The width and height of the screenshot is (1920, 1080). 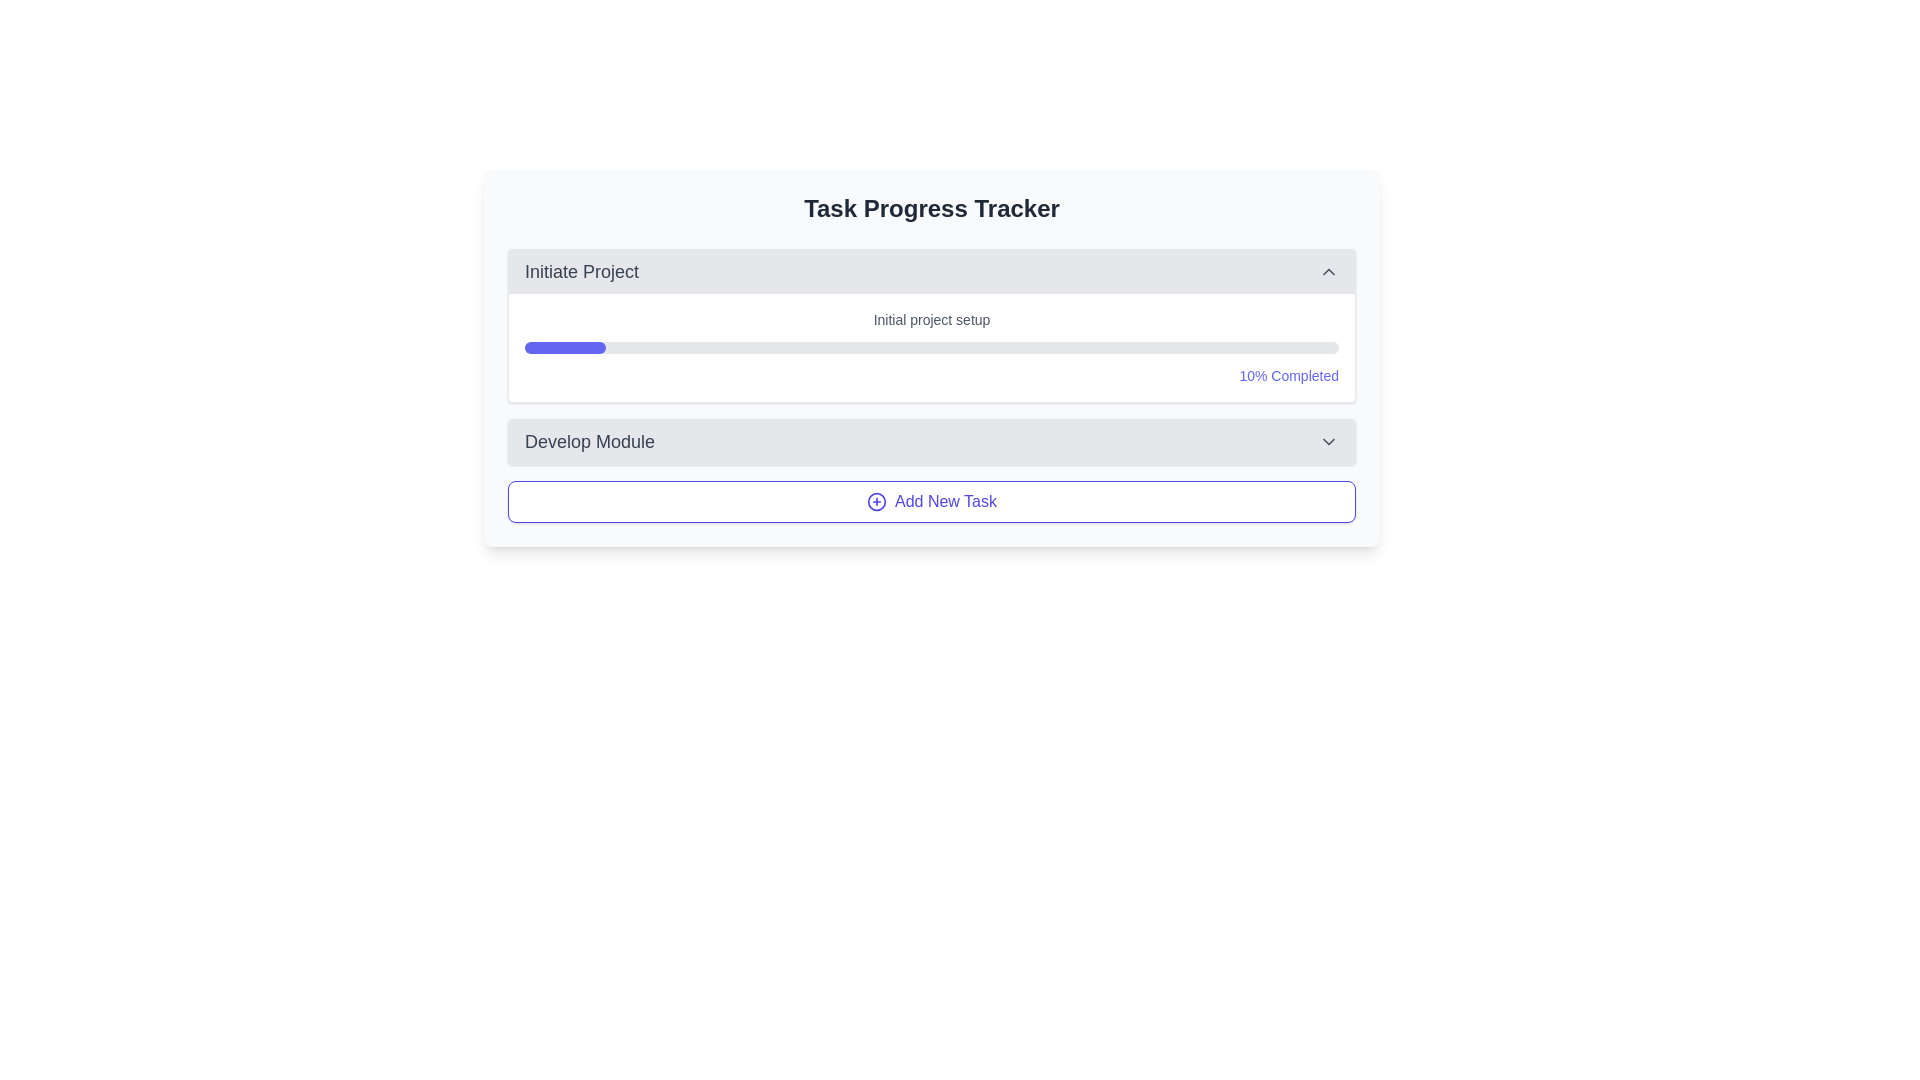 I want to click on the button labeled 'Add New Task' which contains the circular icon with a '+' symbol, so click(x=877, y=500).